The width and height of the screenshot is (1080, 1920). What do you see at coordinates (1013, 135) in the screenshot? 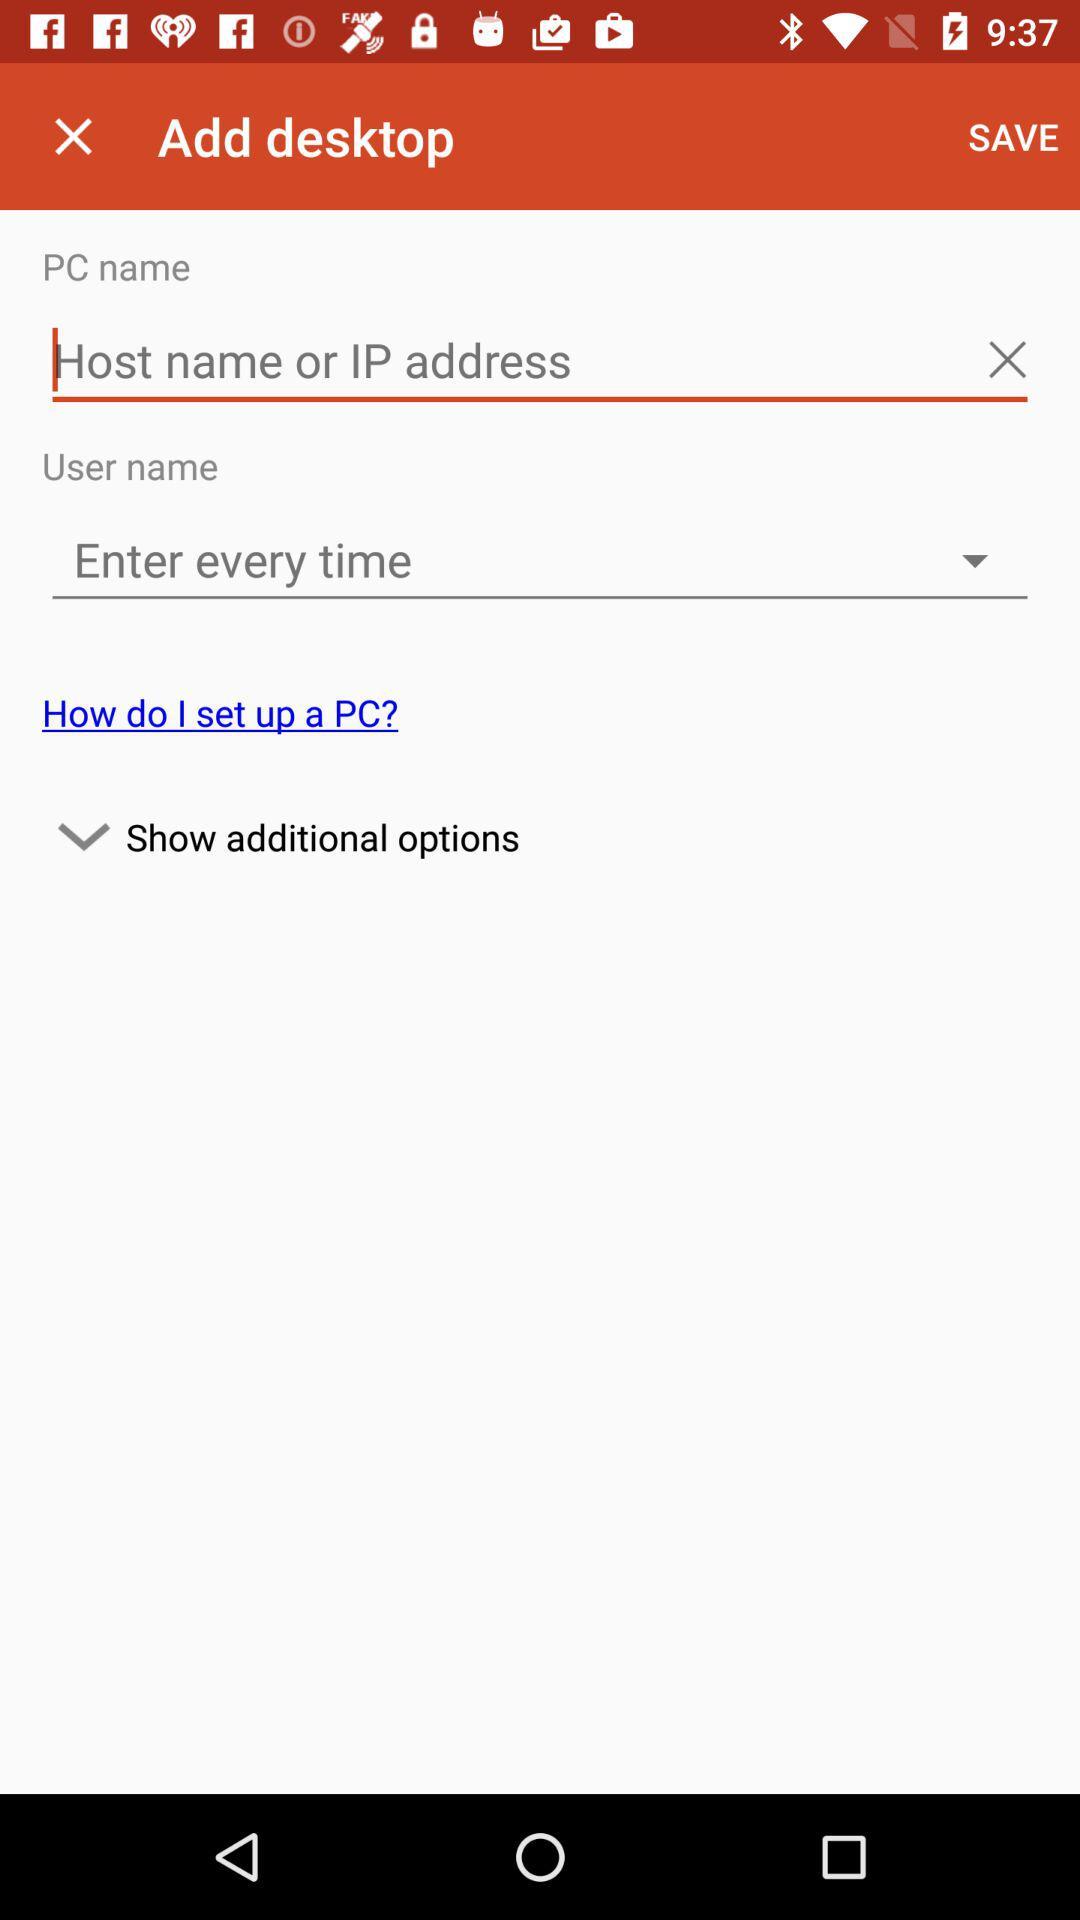
I see `icon next to the add desktop` at bounding box center [1013, 135].